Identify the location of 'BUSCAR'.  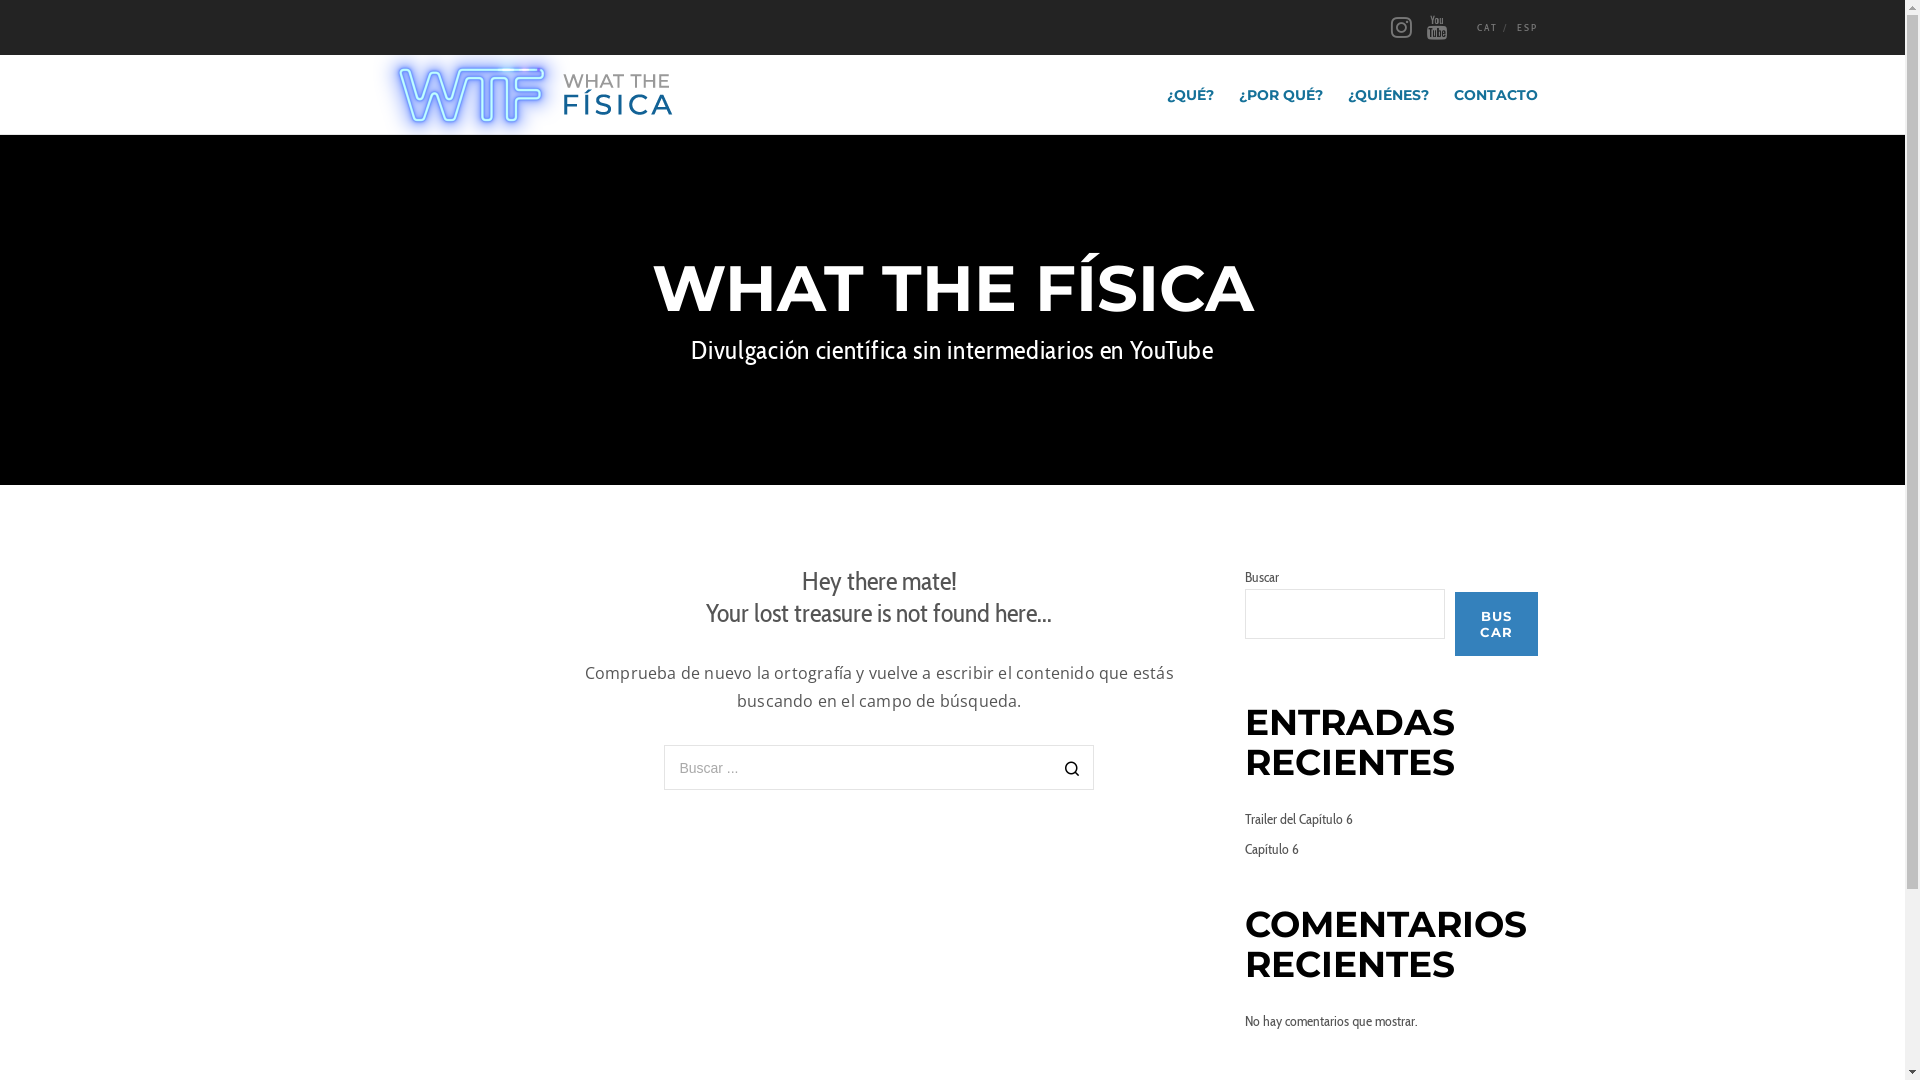
(1496, 623).